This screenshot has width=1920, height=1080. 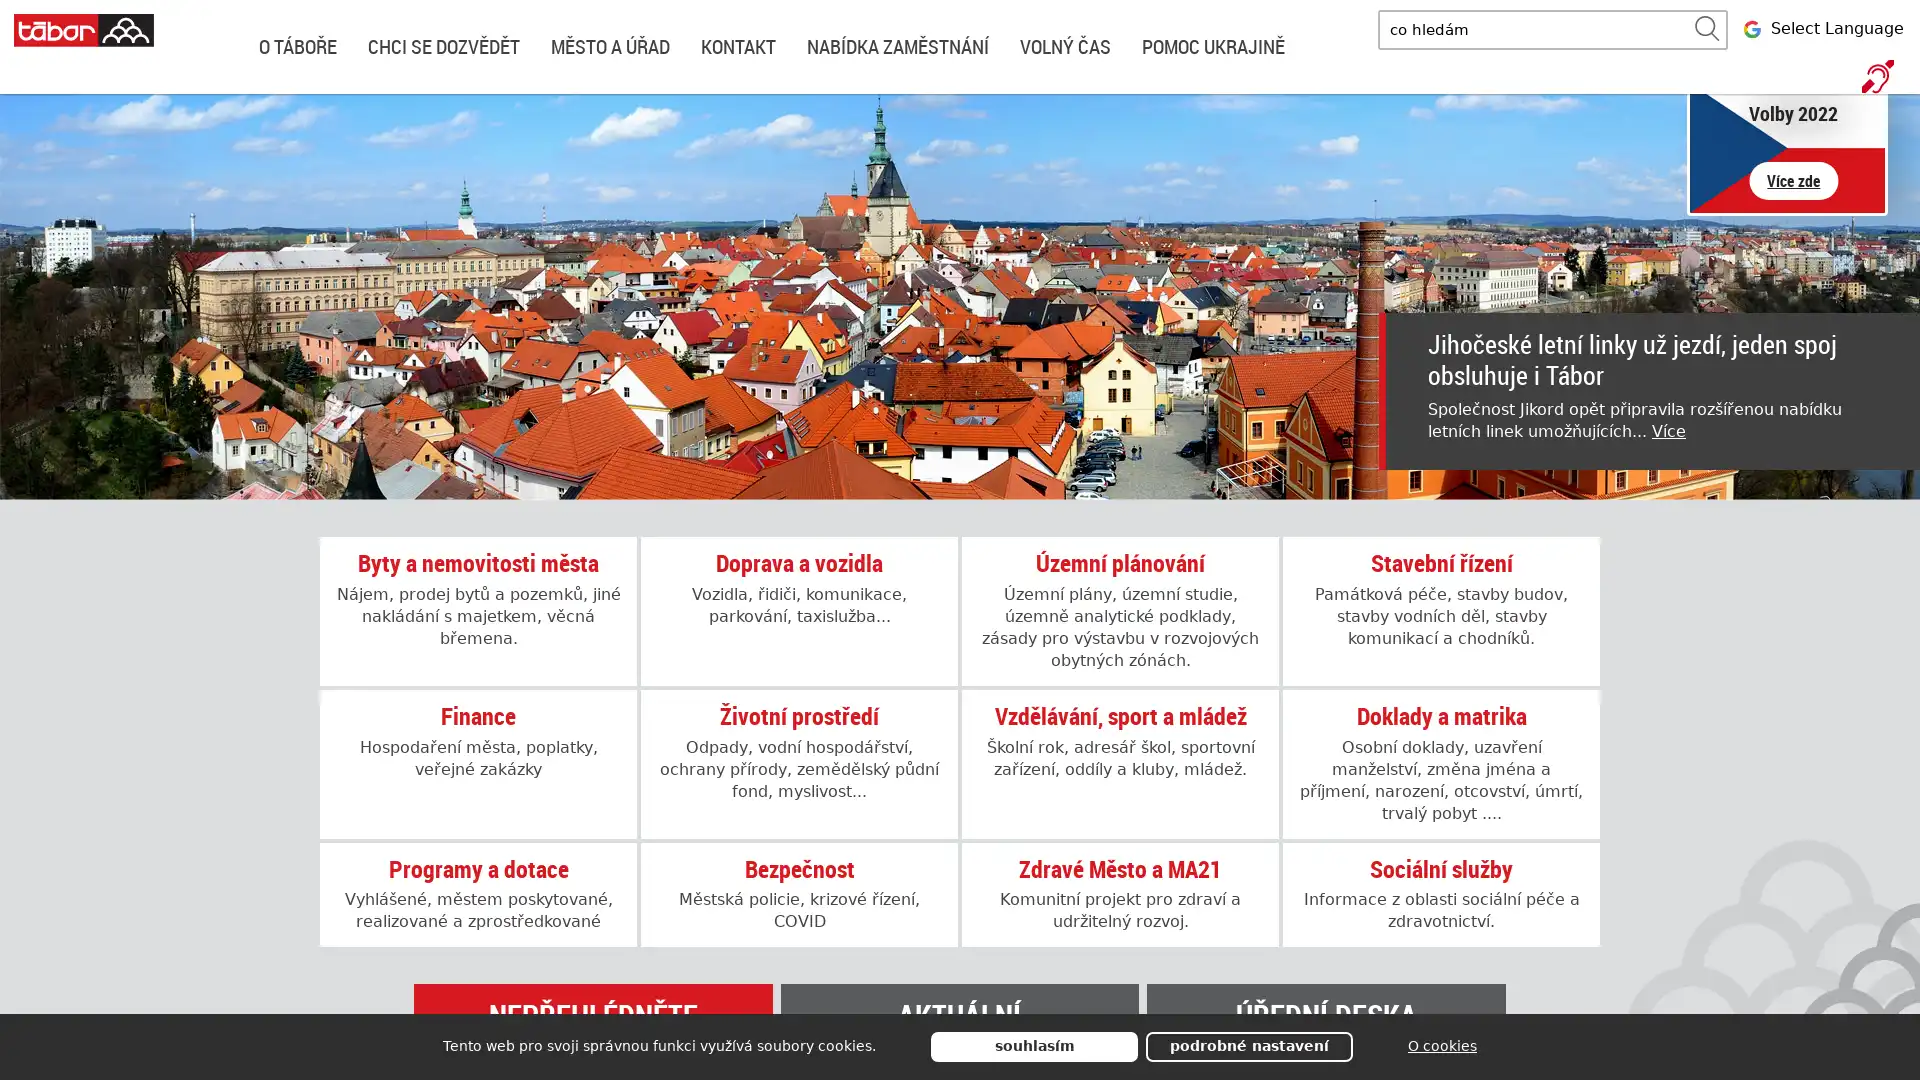 I want to click on Hledat, so click(x=1706, y=29).